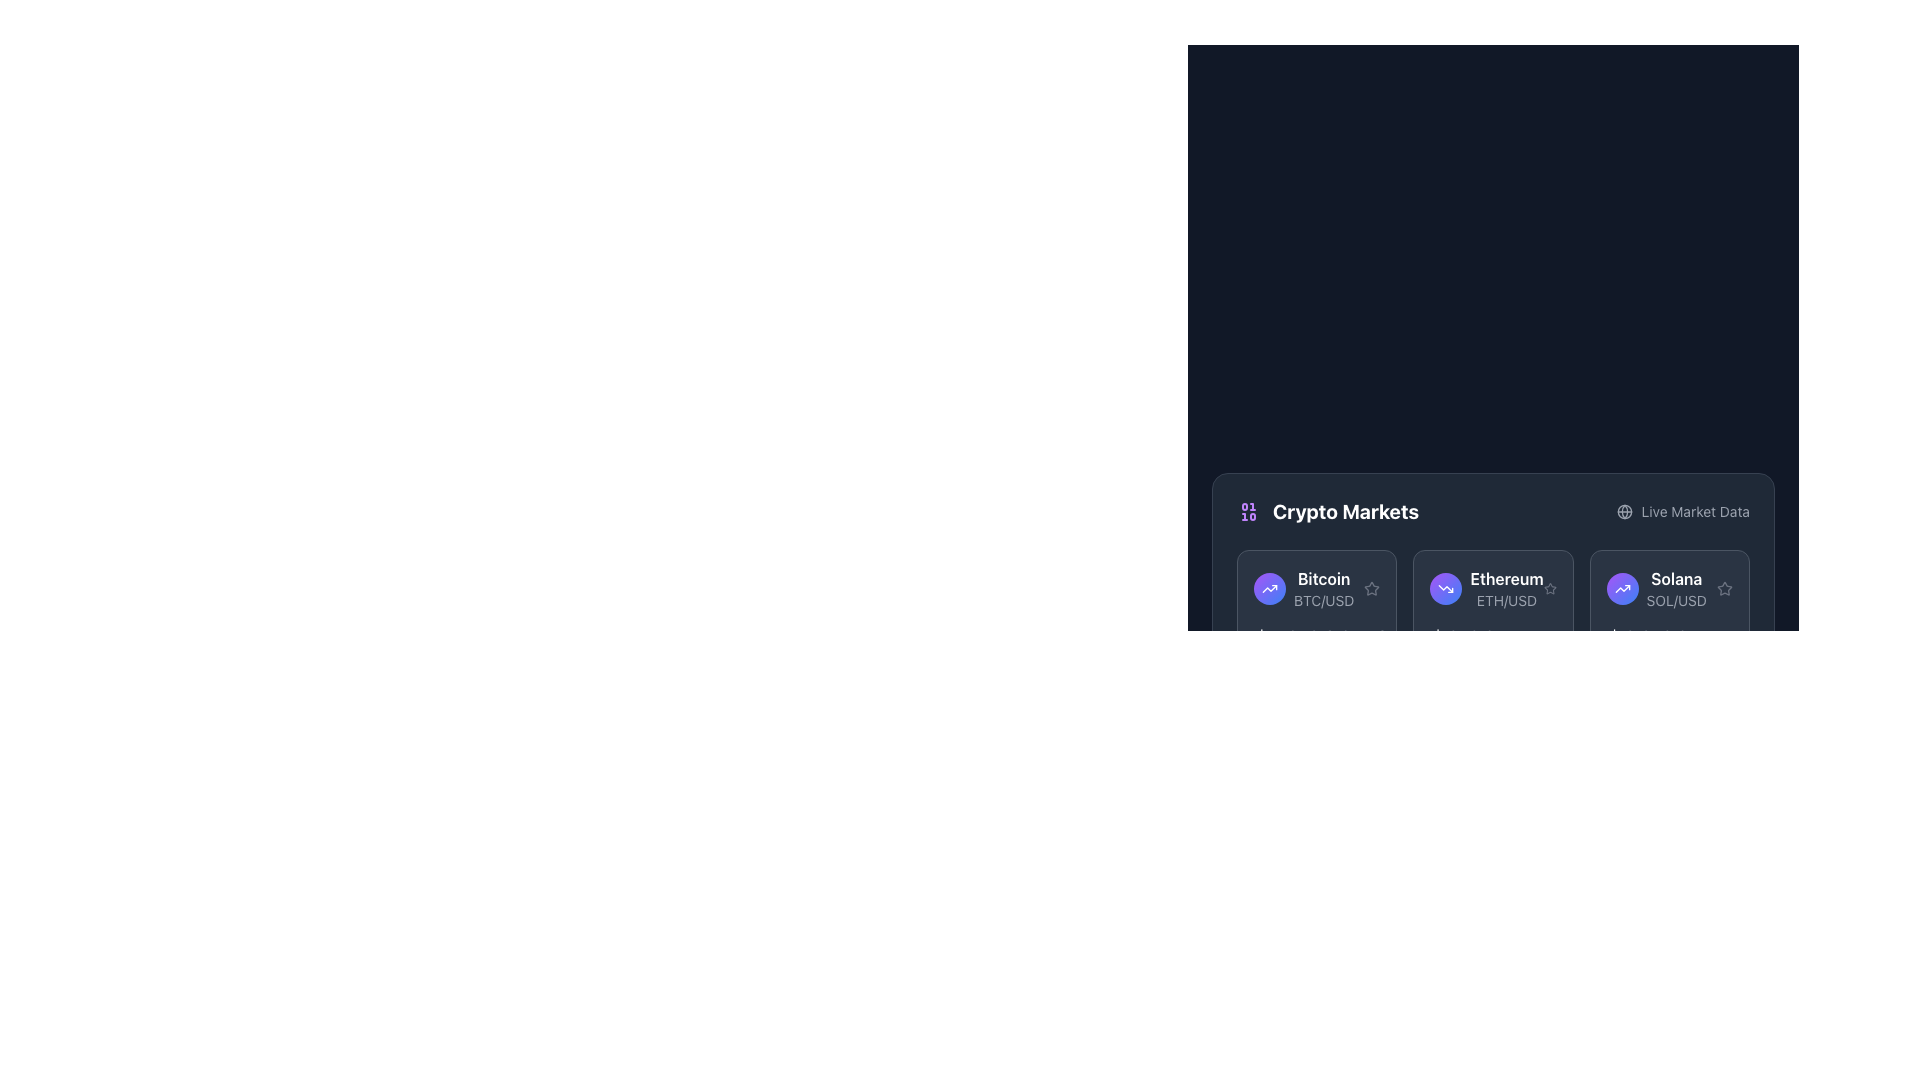 This screenshot has height=1080, width=1920. Describe the element at coordinates (1446, 588) in the screenshot. I see `the downward trend icon indicating a decrease in value or performance within the Ethereum (ETH/USD) card in the Crypto Markets section` at that location.